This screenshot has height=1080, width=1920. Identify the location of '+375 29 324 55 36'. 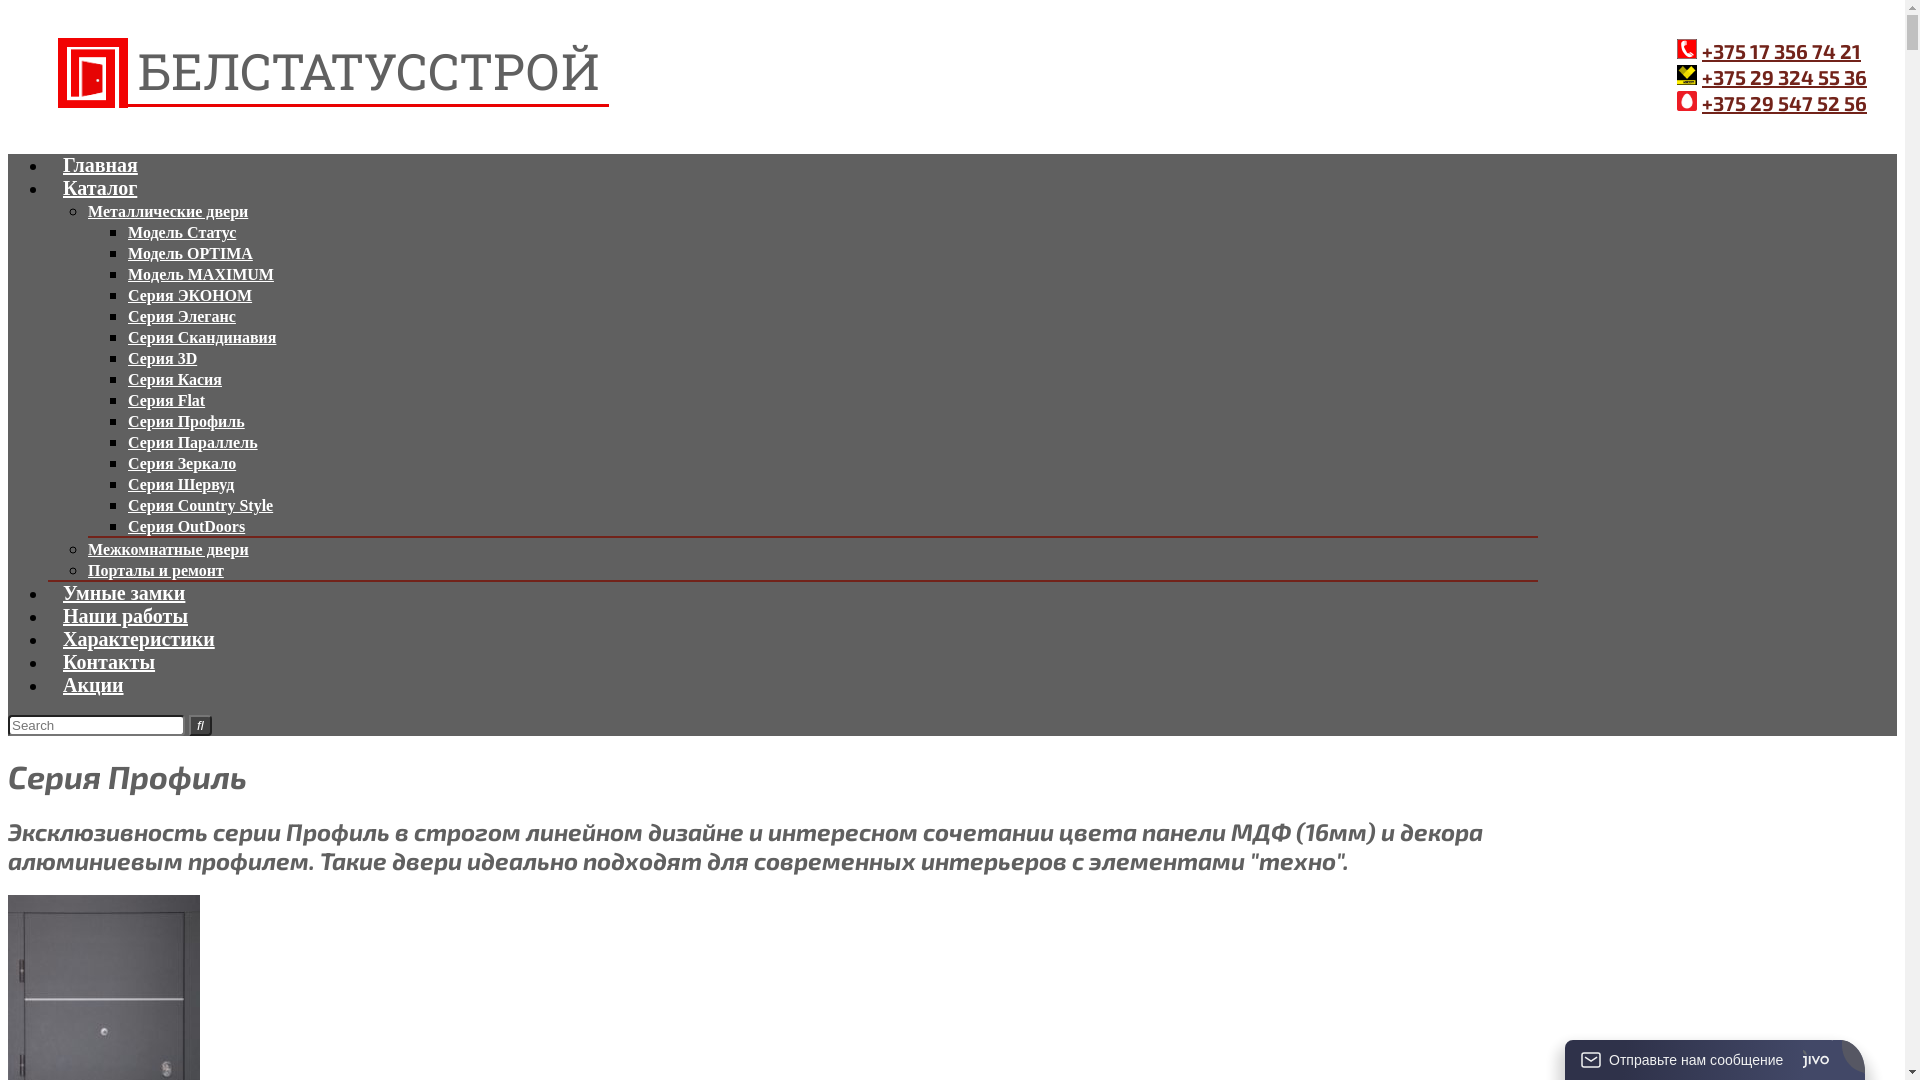
(1784, 76).